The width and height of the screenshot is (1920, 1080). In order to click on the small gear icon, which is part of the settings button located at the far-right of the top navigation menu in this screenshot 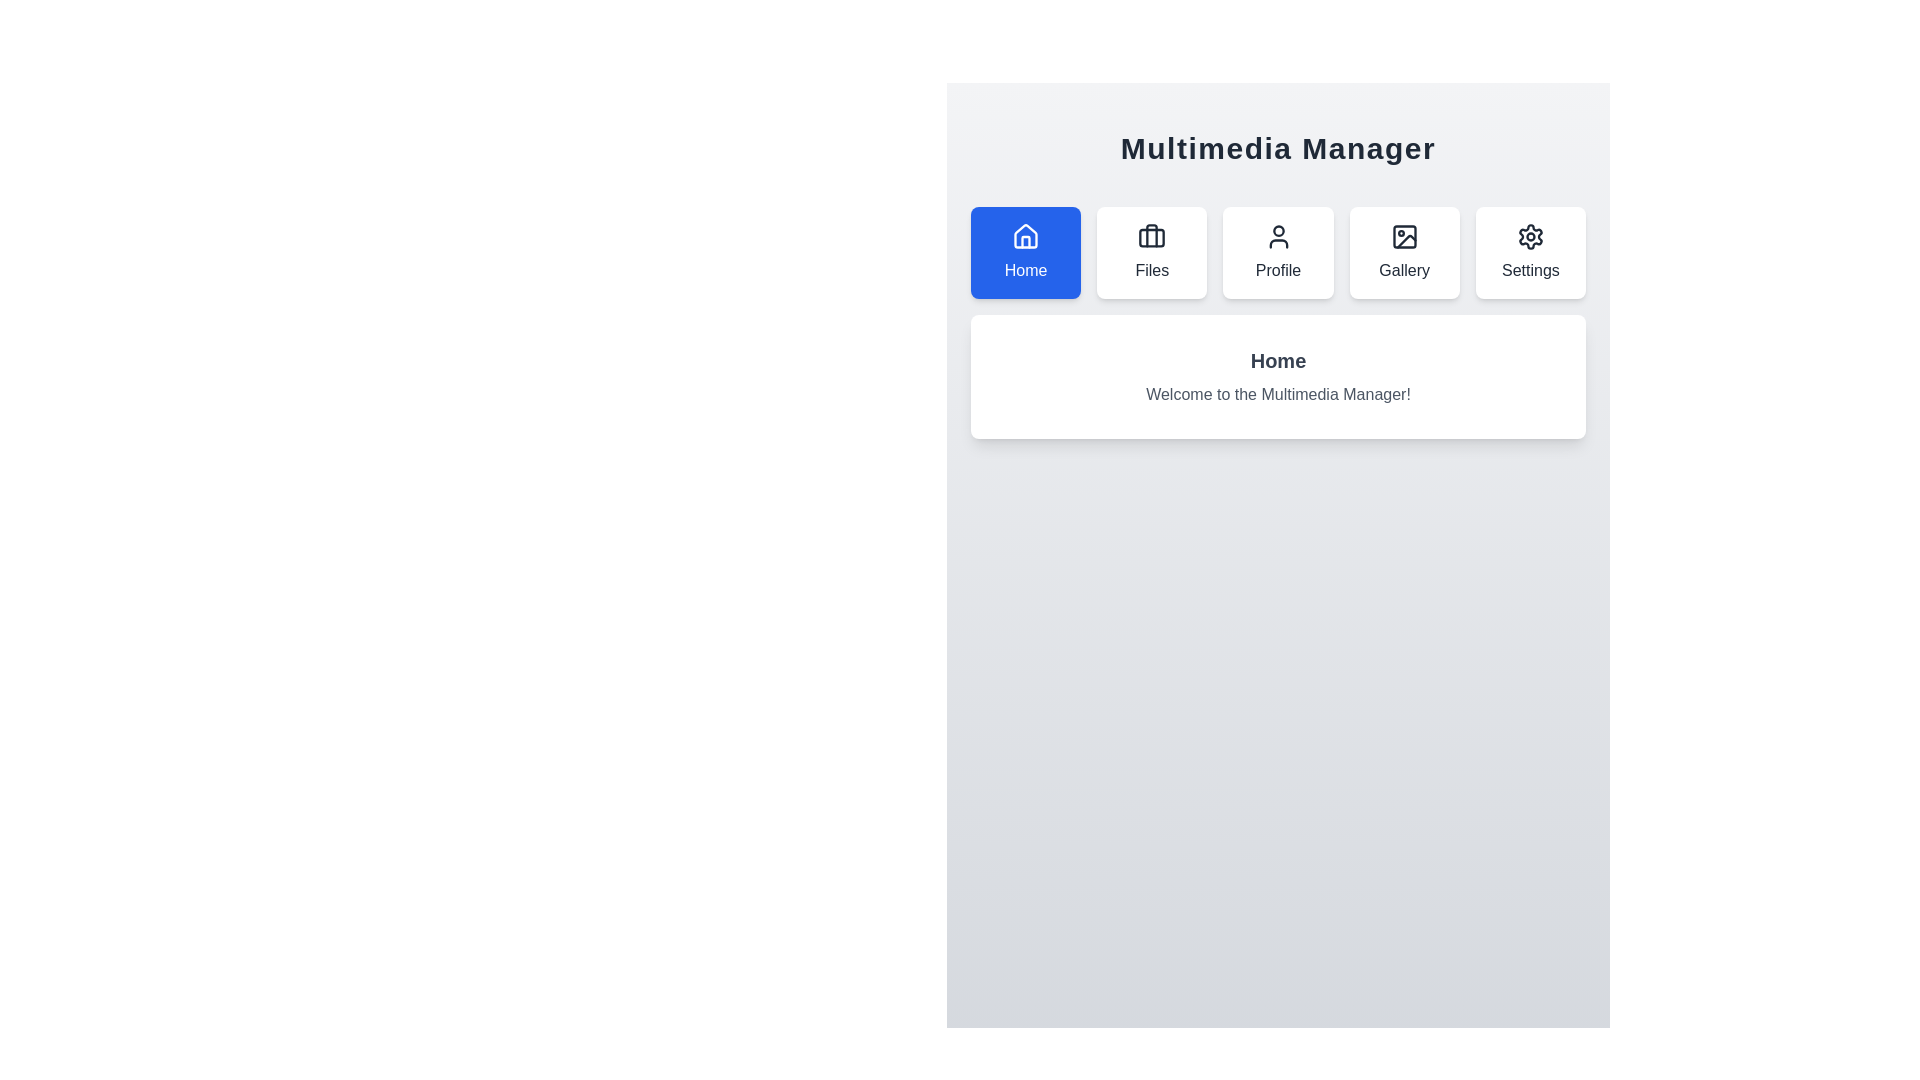, I will do `click(1529, 235)`.